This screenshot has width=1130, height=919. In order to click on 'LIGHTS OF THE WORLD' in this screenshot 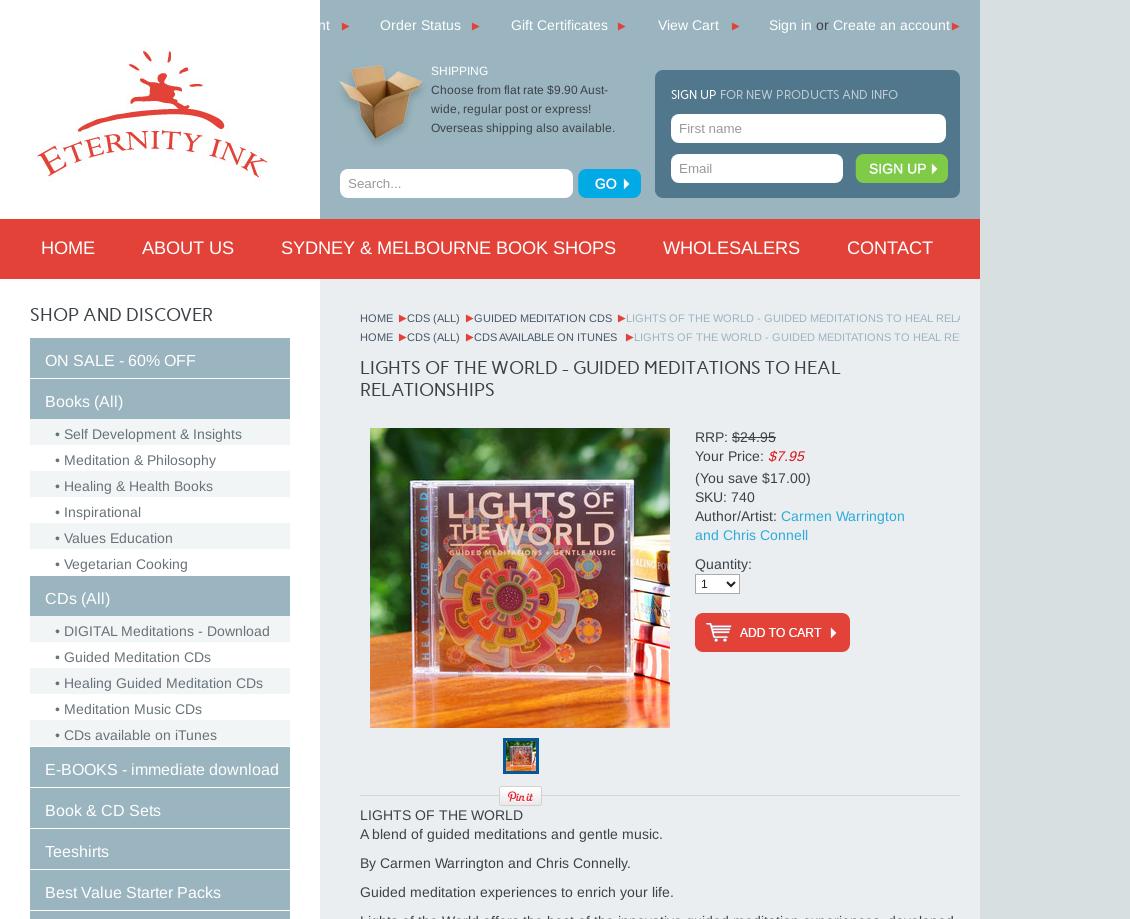, I will do `click(441, 814)`.